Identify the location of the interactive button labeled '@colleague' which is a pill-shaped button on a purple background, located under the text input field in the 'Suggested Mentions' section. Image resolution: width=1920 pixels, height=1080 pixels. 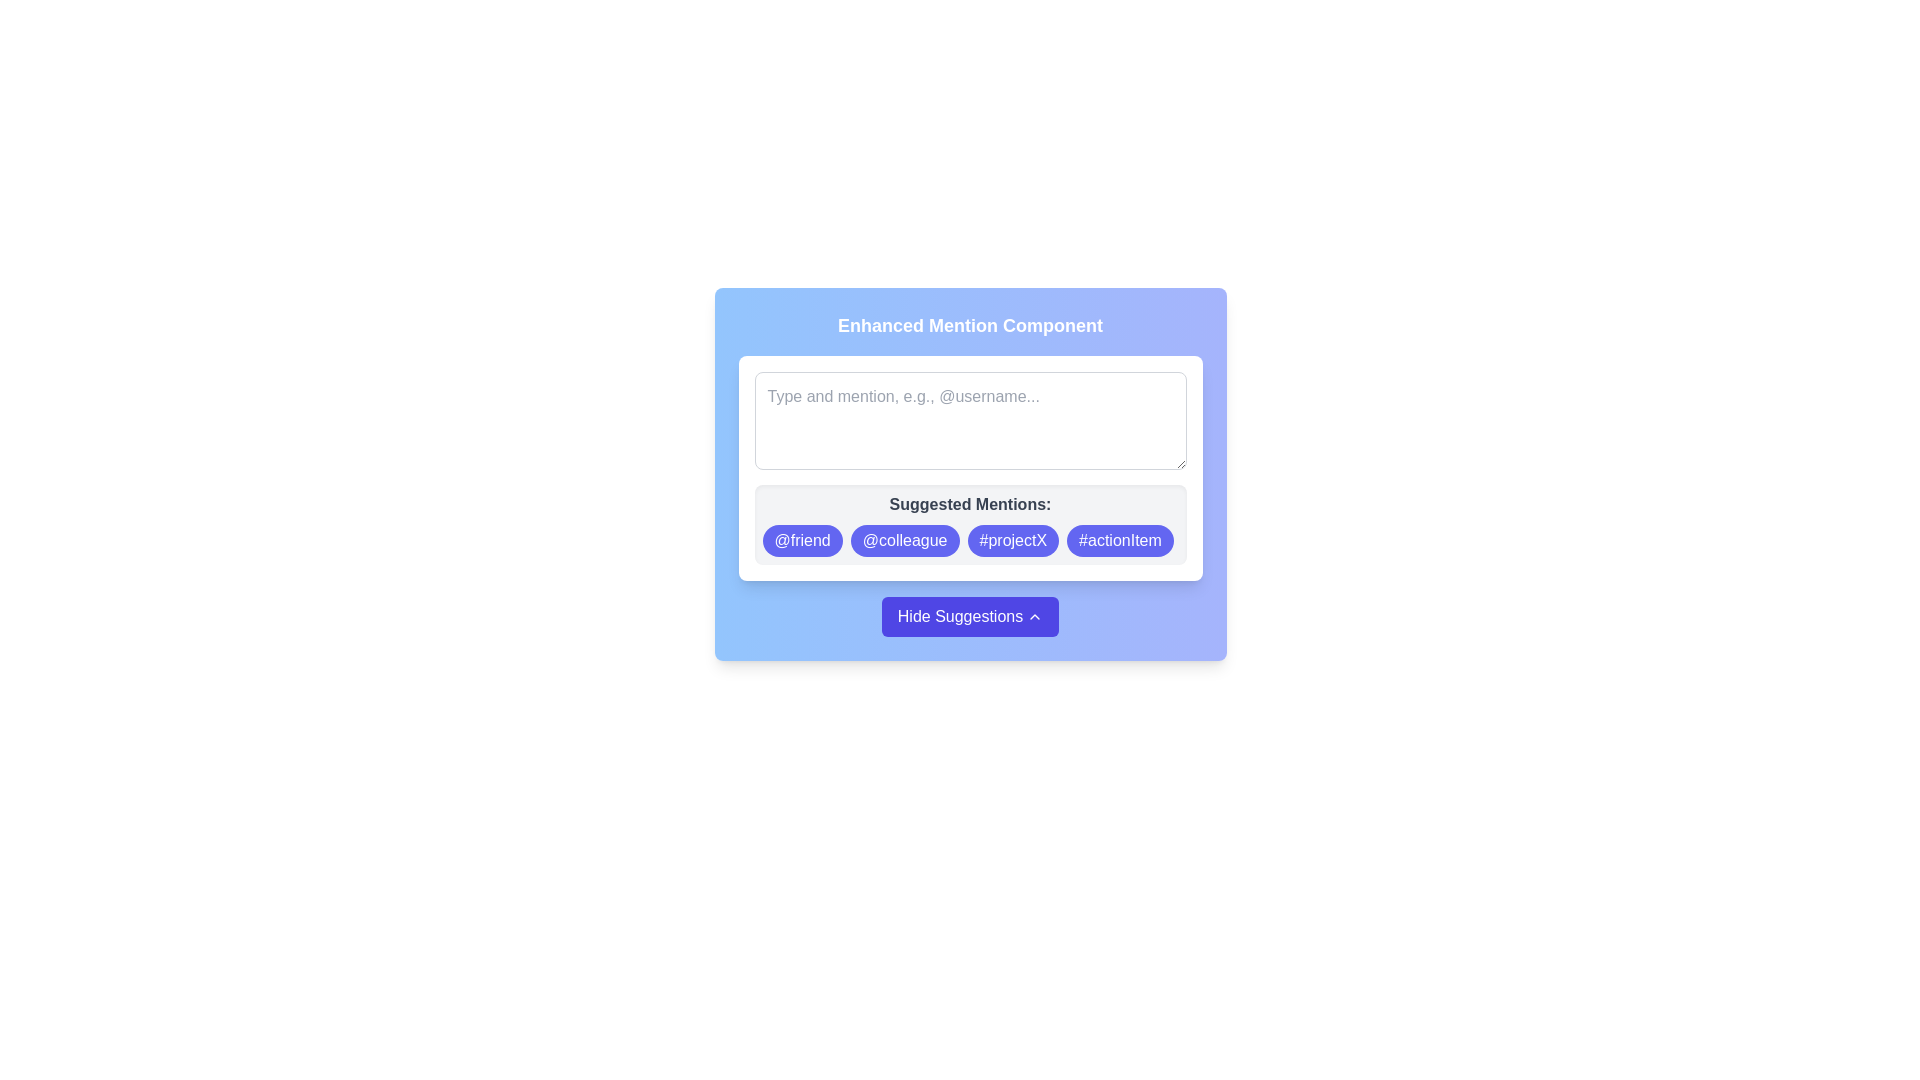
(904, 540).